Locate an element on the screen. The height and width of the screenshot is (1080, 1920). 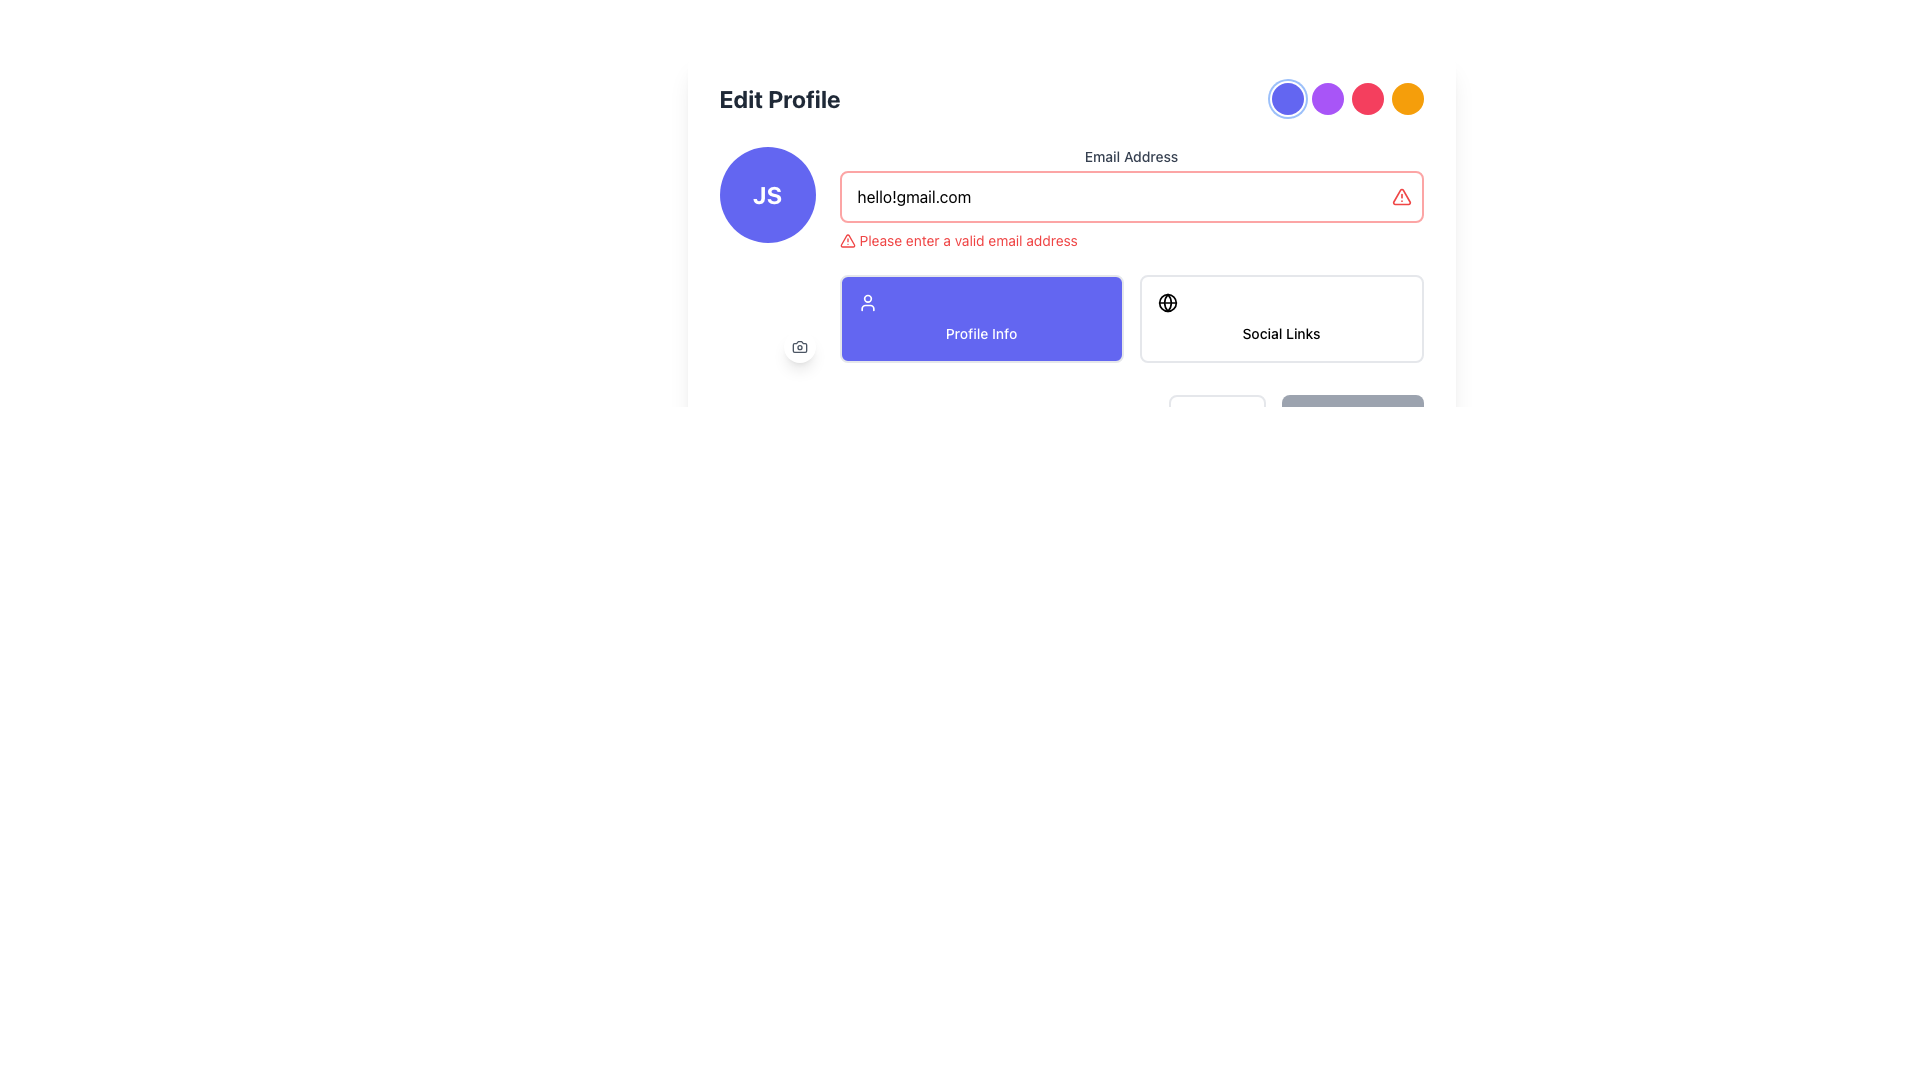
the button located in the bottom-right corner of the circular profile picture area to update or edit the profile picture is located at coordinates (798, 346).